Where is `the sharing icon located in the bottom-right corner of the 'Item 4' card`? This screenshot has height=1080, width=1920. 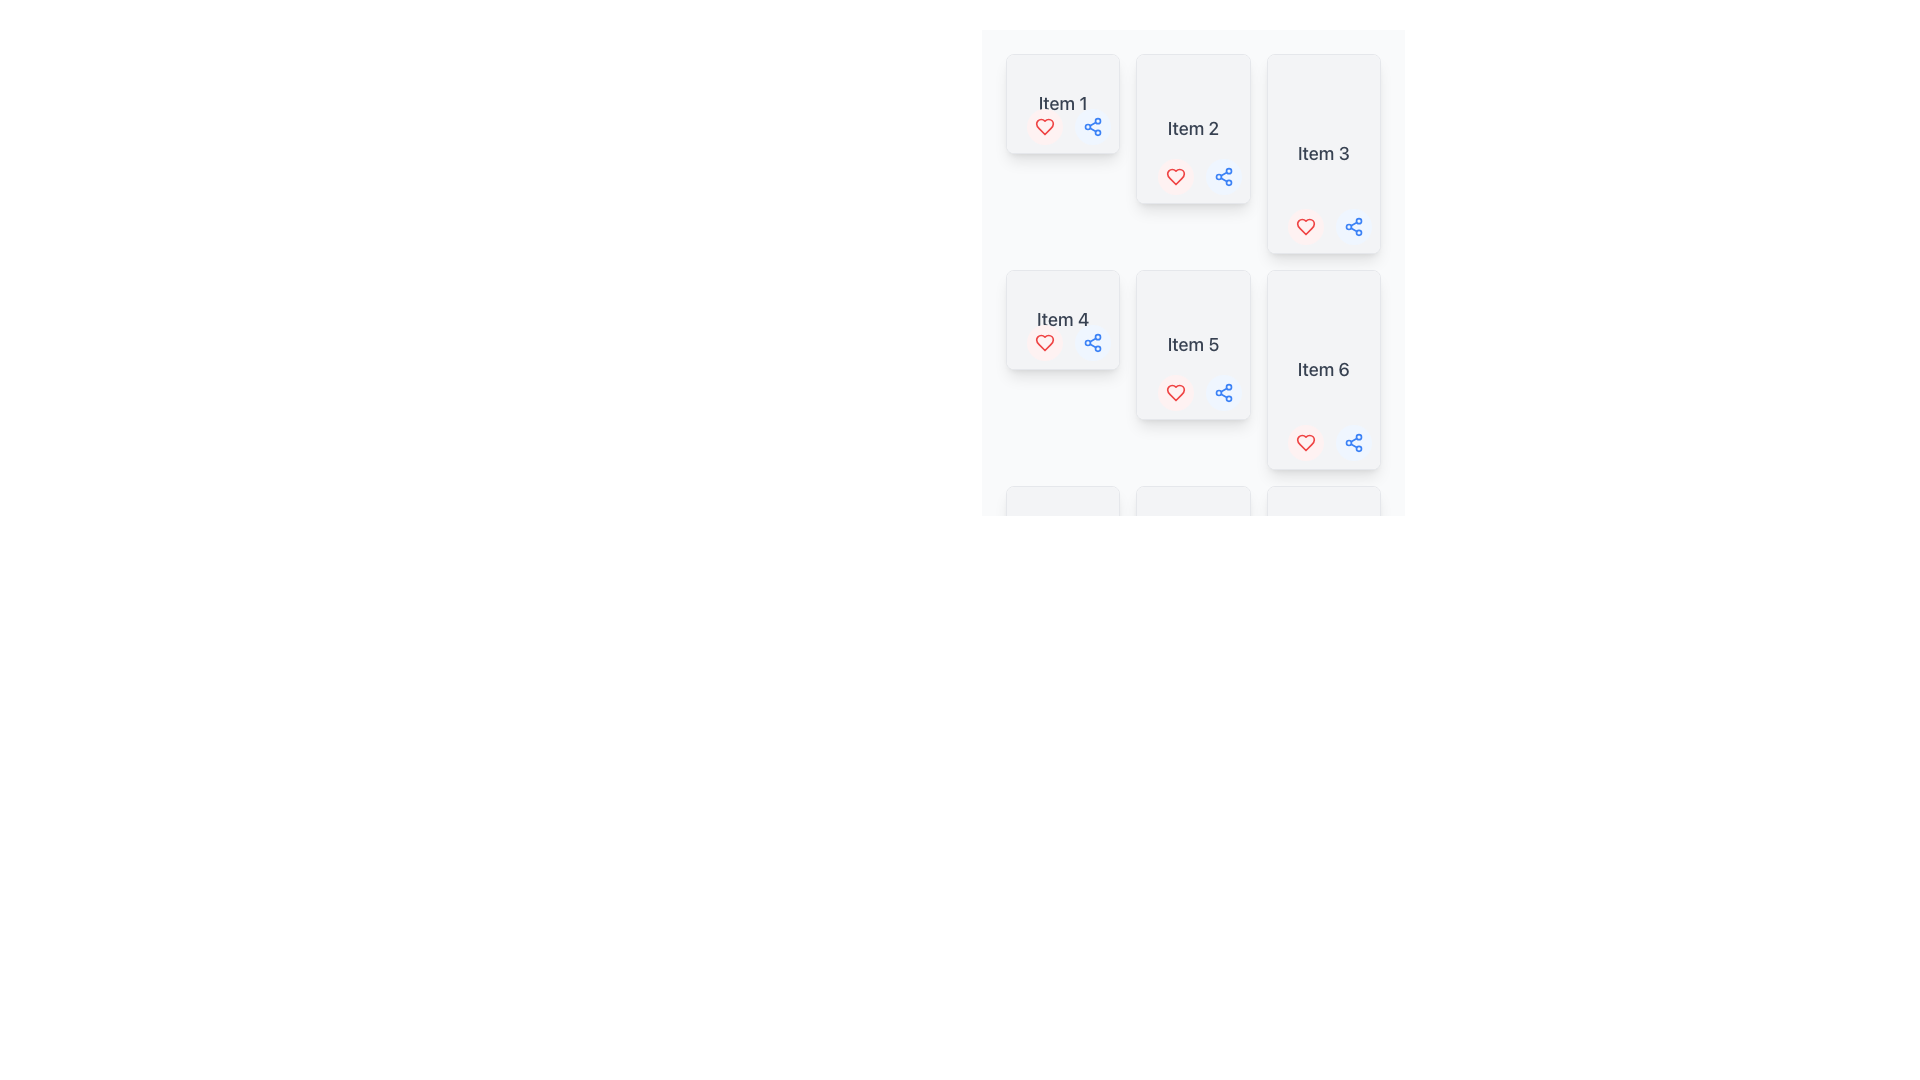 the sharing icon located in the bottom-right corner of the 'Item 4' card is located at coordinates (1092, 342).